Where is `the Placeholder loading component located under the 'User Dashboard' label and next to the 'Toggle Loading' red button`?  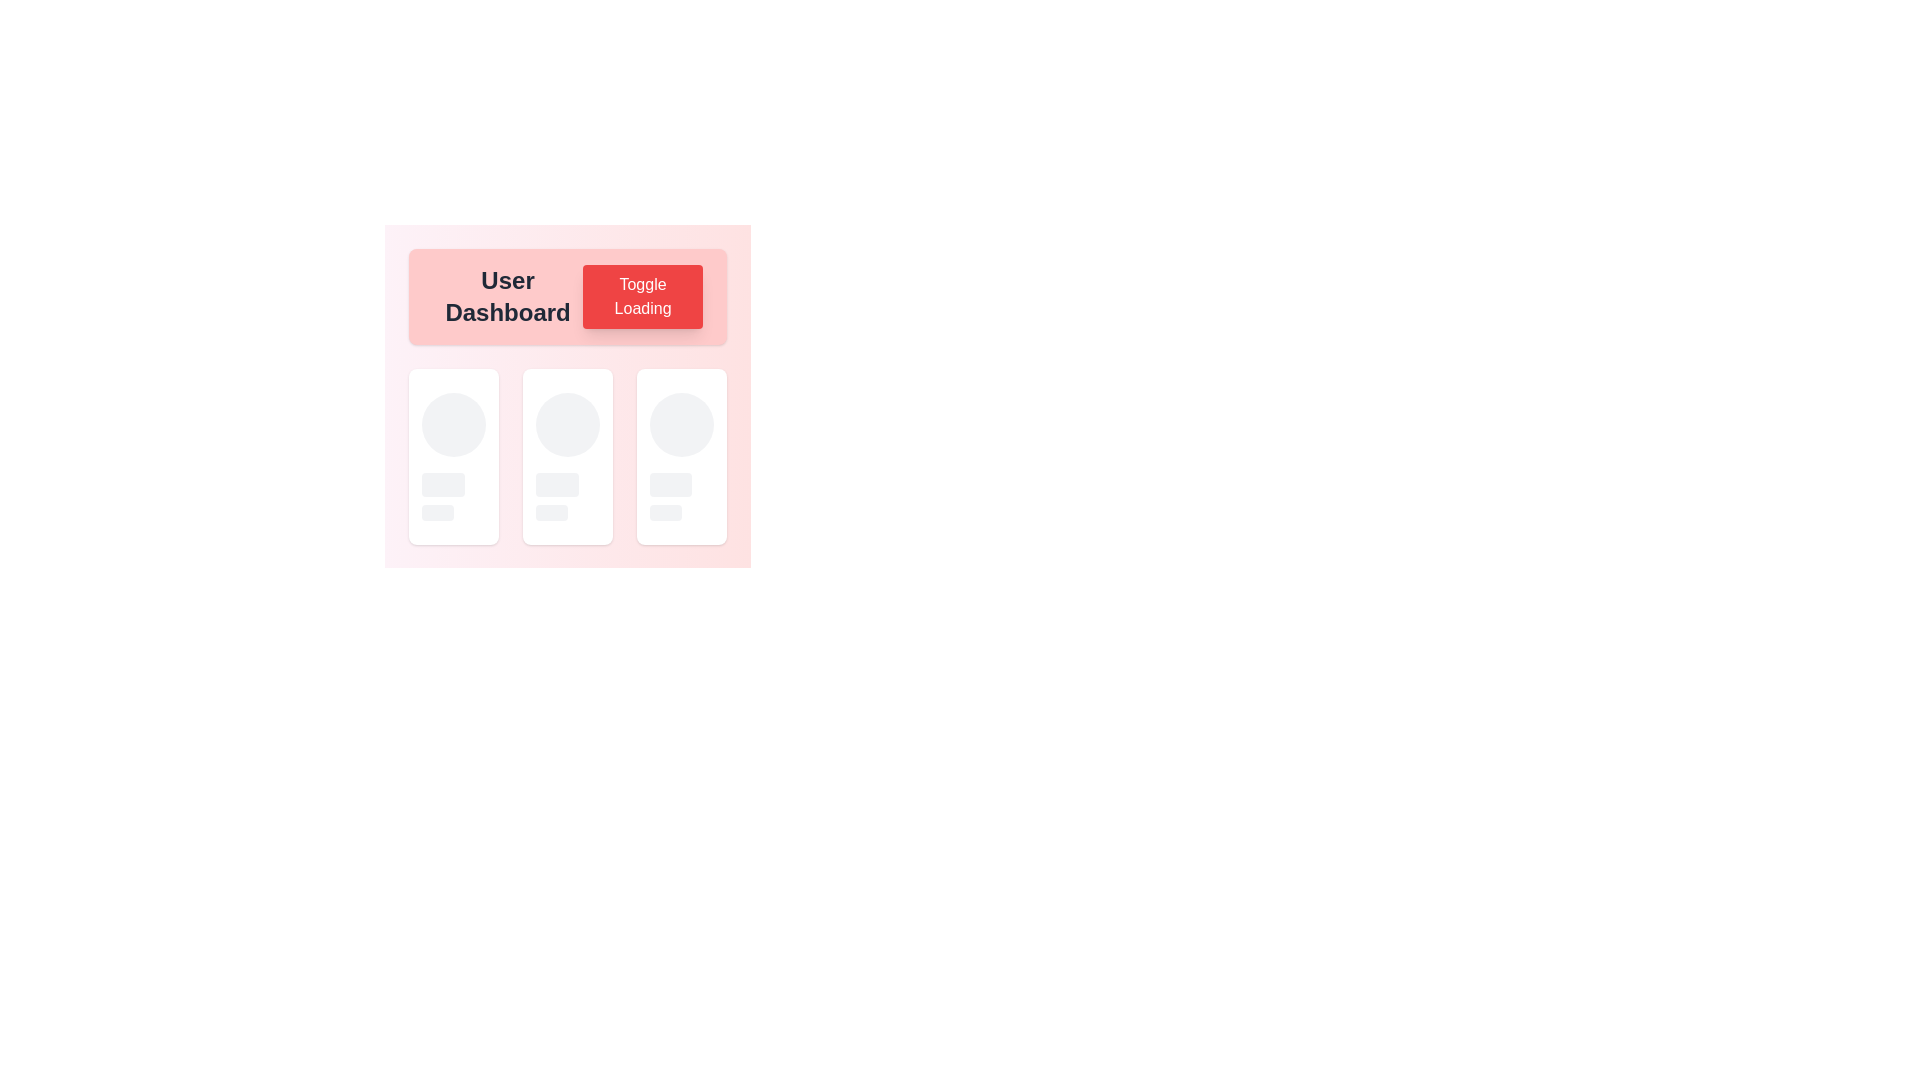 the Placeholder loading component located under the 'User Dashboard' label and next to the 'Toggle Loading' red button is located at coordinates (453, 456).